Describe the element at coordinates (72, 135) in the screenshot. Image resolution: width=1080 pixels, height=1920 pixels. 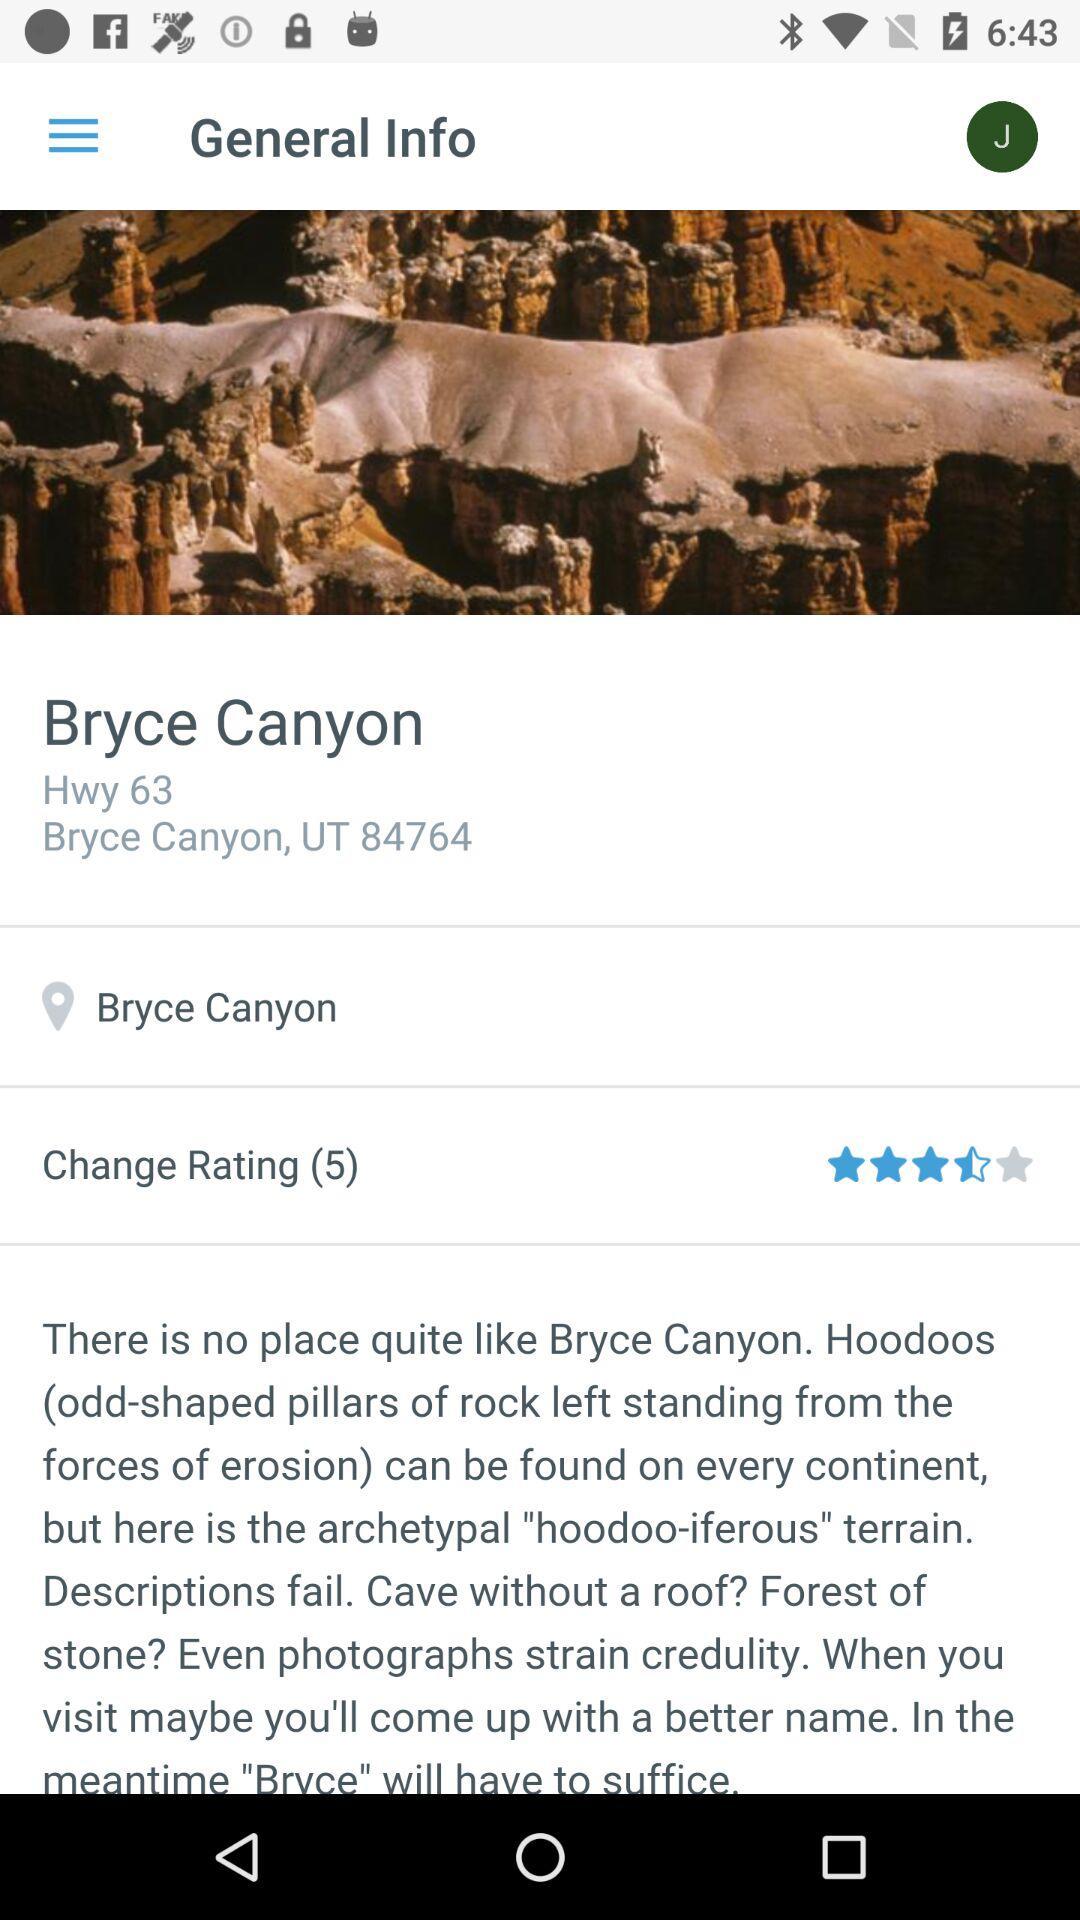
I see `the icon next to general info icon` at that location.